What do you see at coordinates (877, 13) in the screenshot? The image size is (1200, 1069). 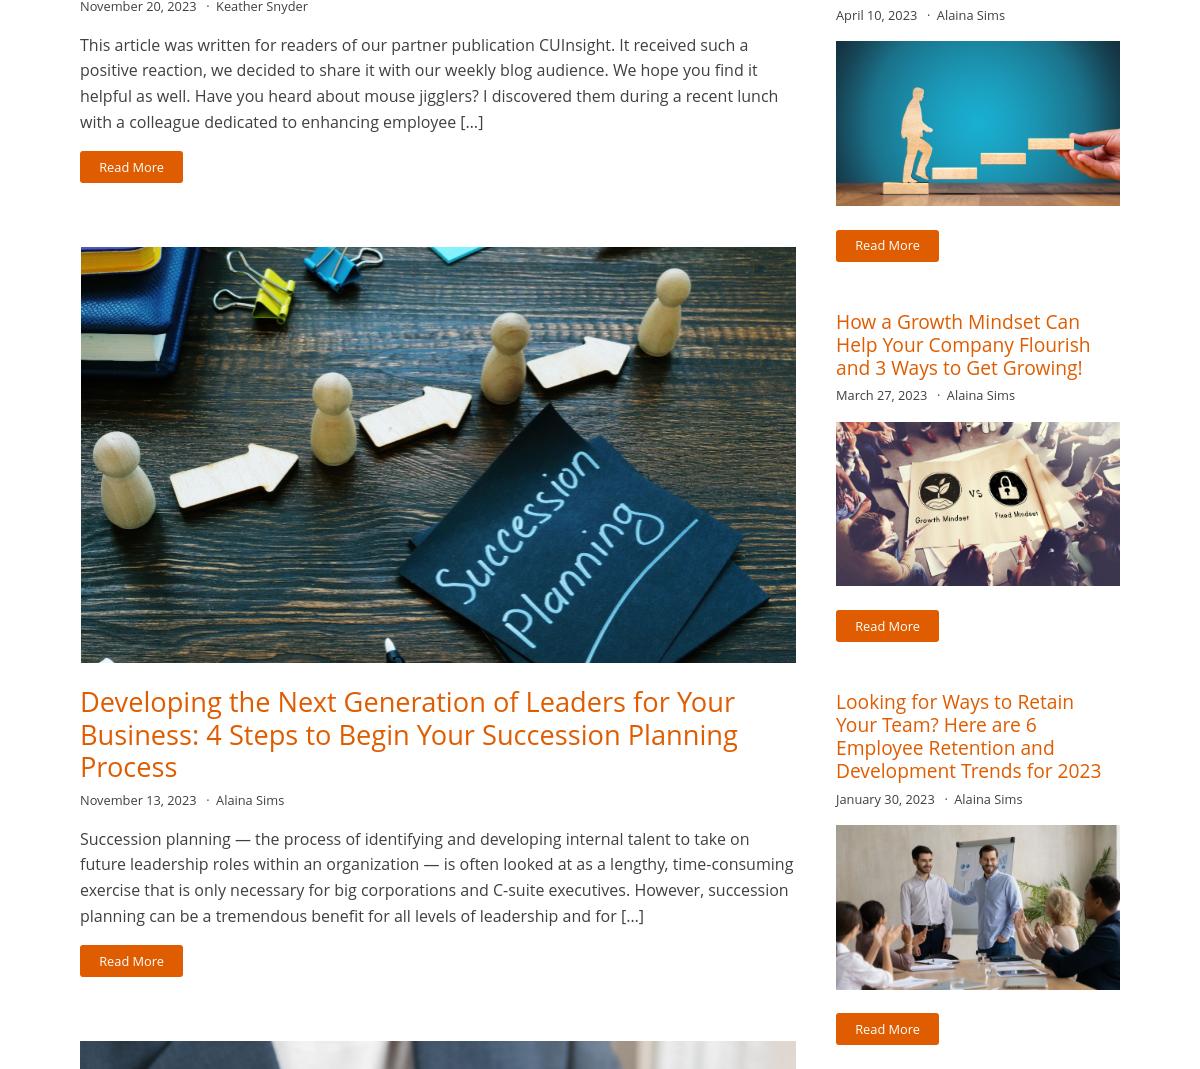 I see `'April 10, 2023'` at bounding box center [877, 13].